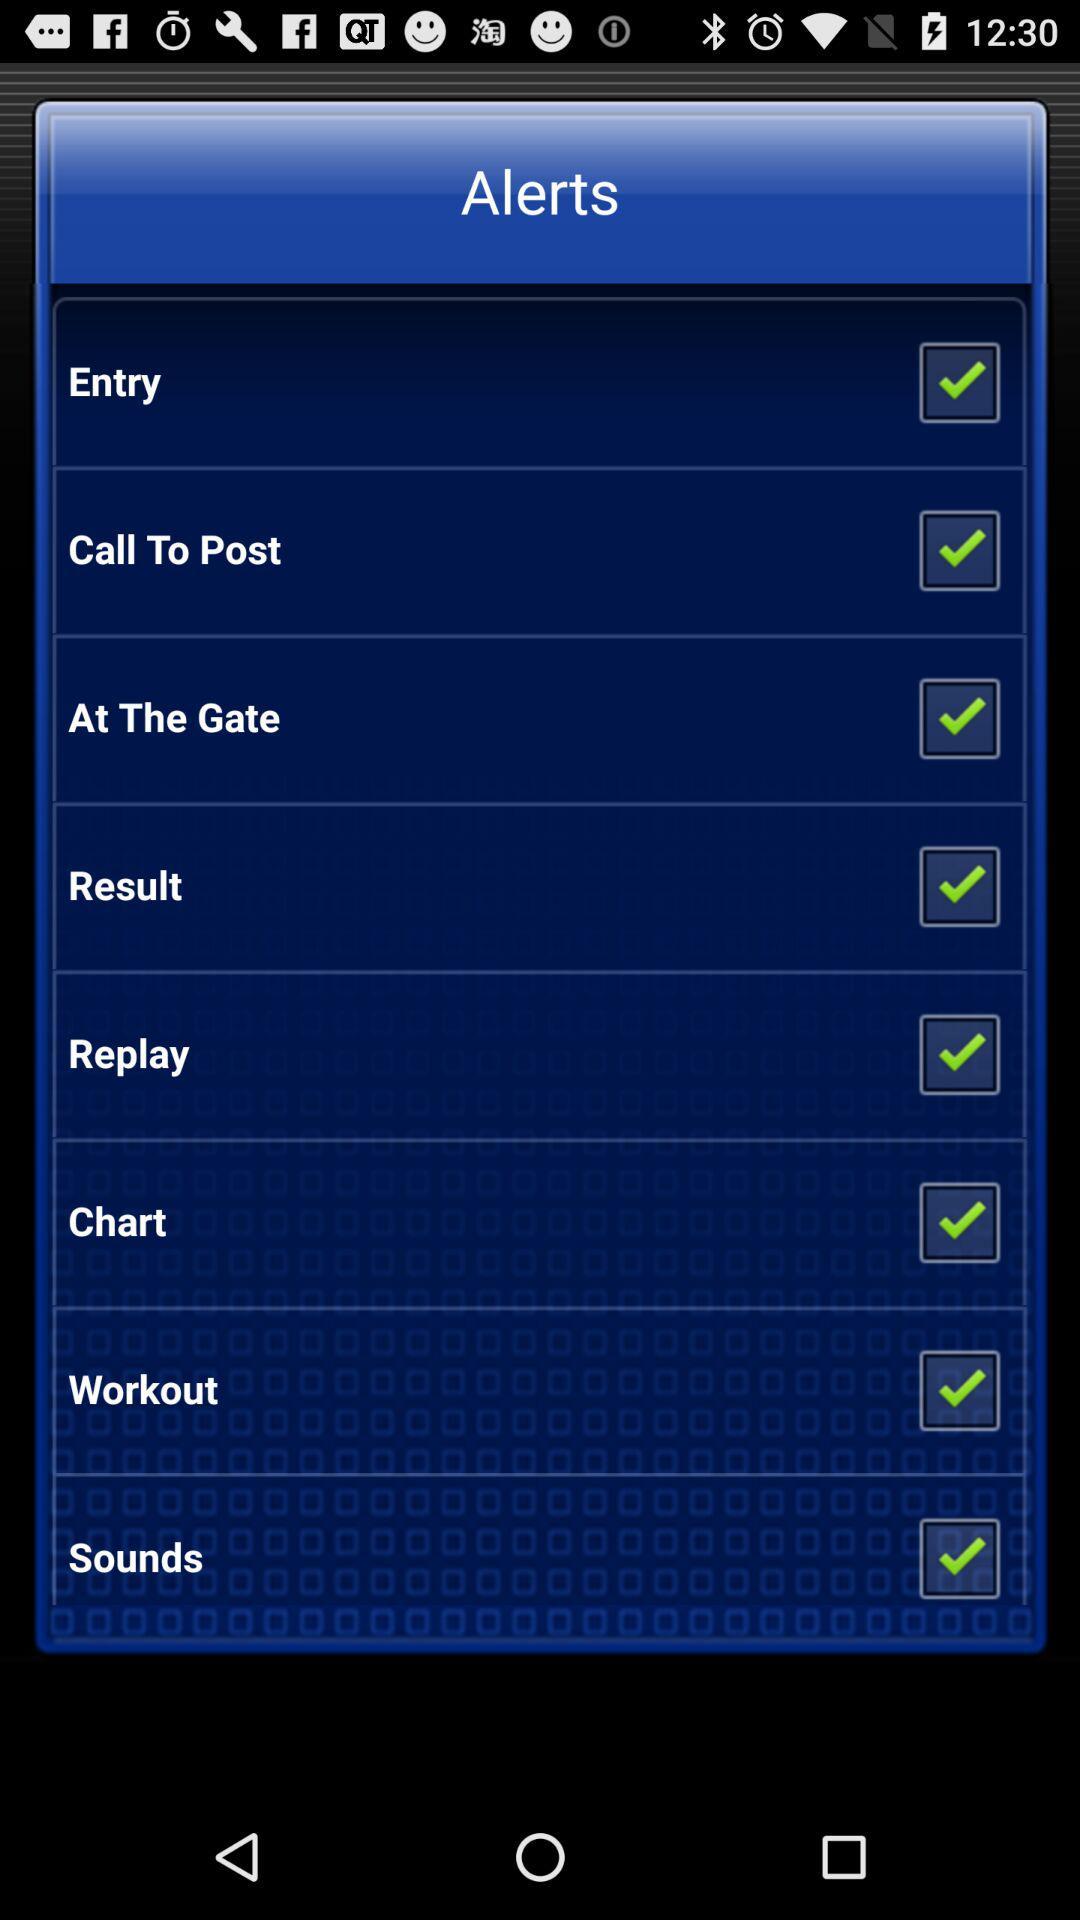 Image resolution: width=1080 pixels, height=1920 pixels. What do you see at coordinates (957, 1051) in the screenshot?
I see `the icon next to the replay` at bounding box center [957, 1051].